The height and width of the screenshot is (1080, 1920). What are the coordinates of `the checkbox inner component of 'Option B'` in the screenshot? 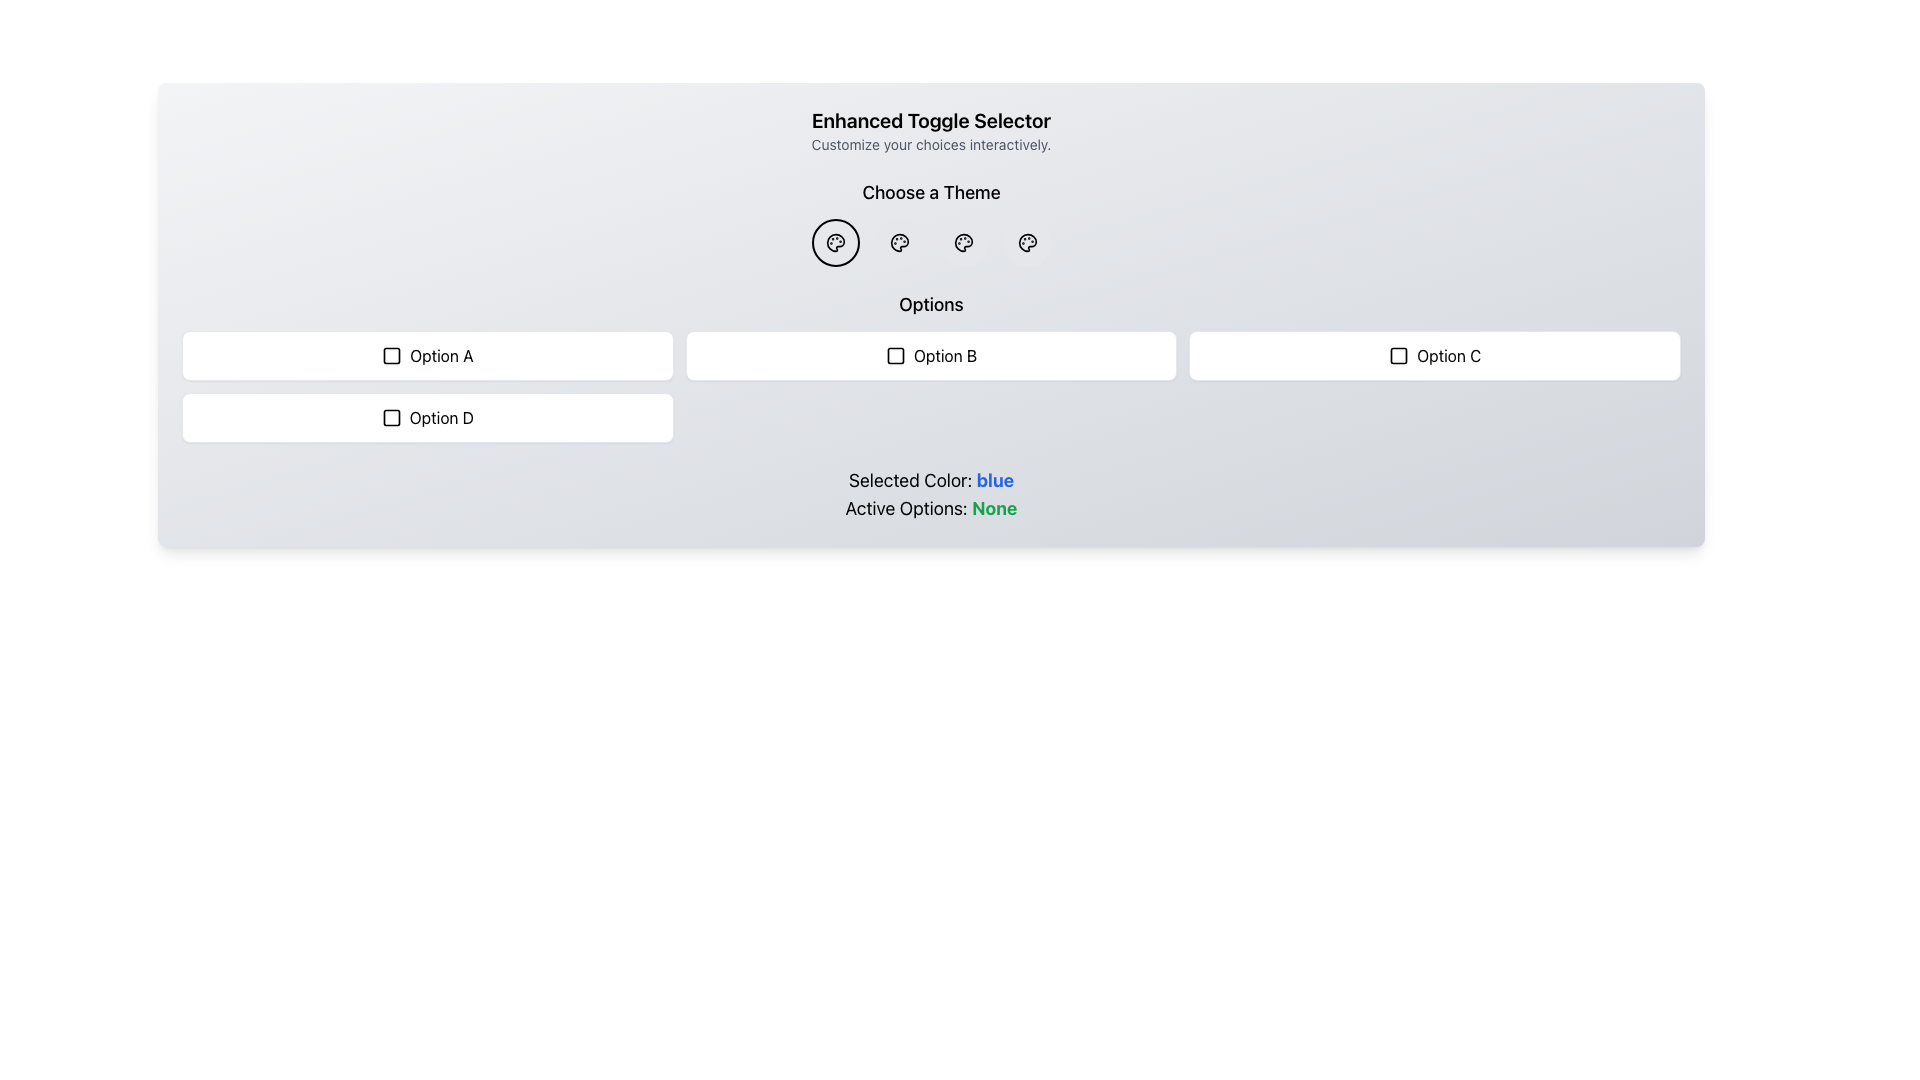 It's located at (894, 354).